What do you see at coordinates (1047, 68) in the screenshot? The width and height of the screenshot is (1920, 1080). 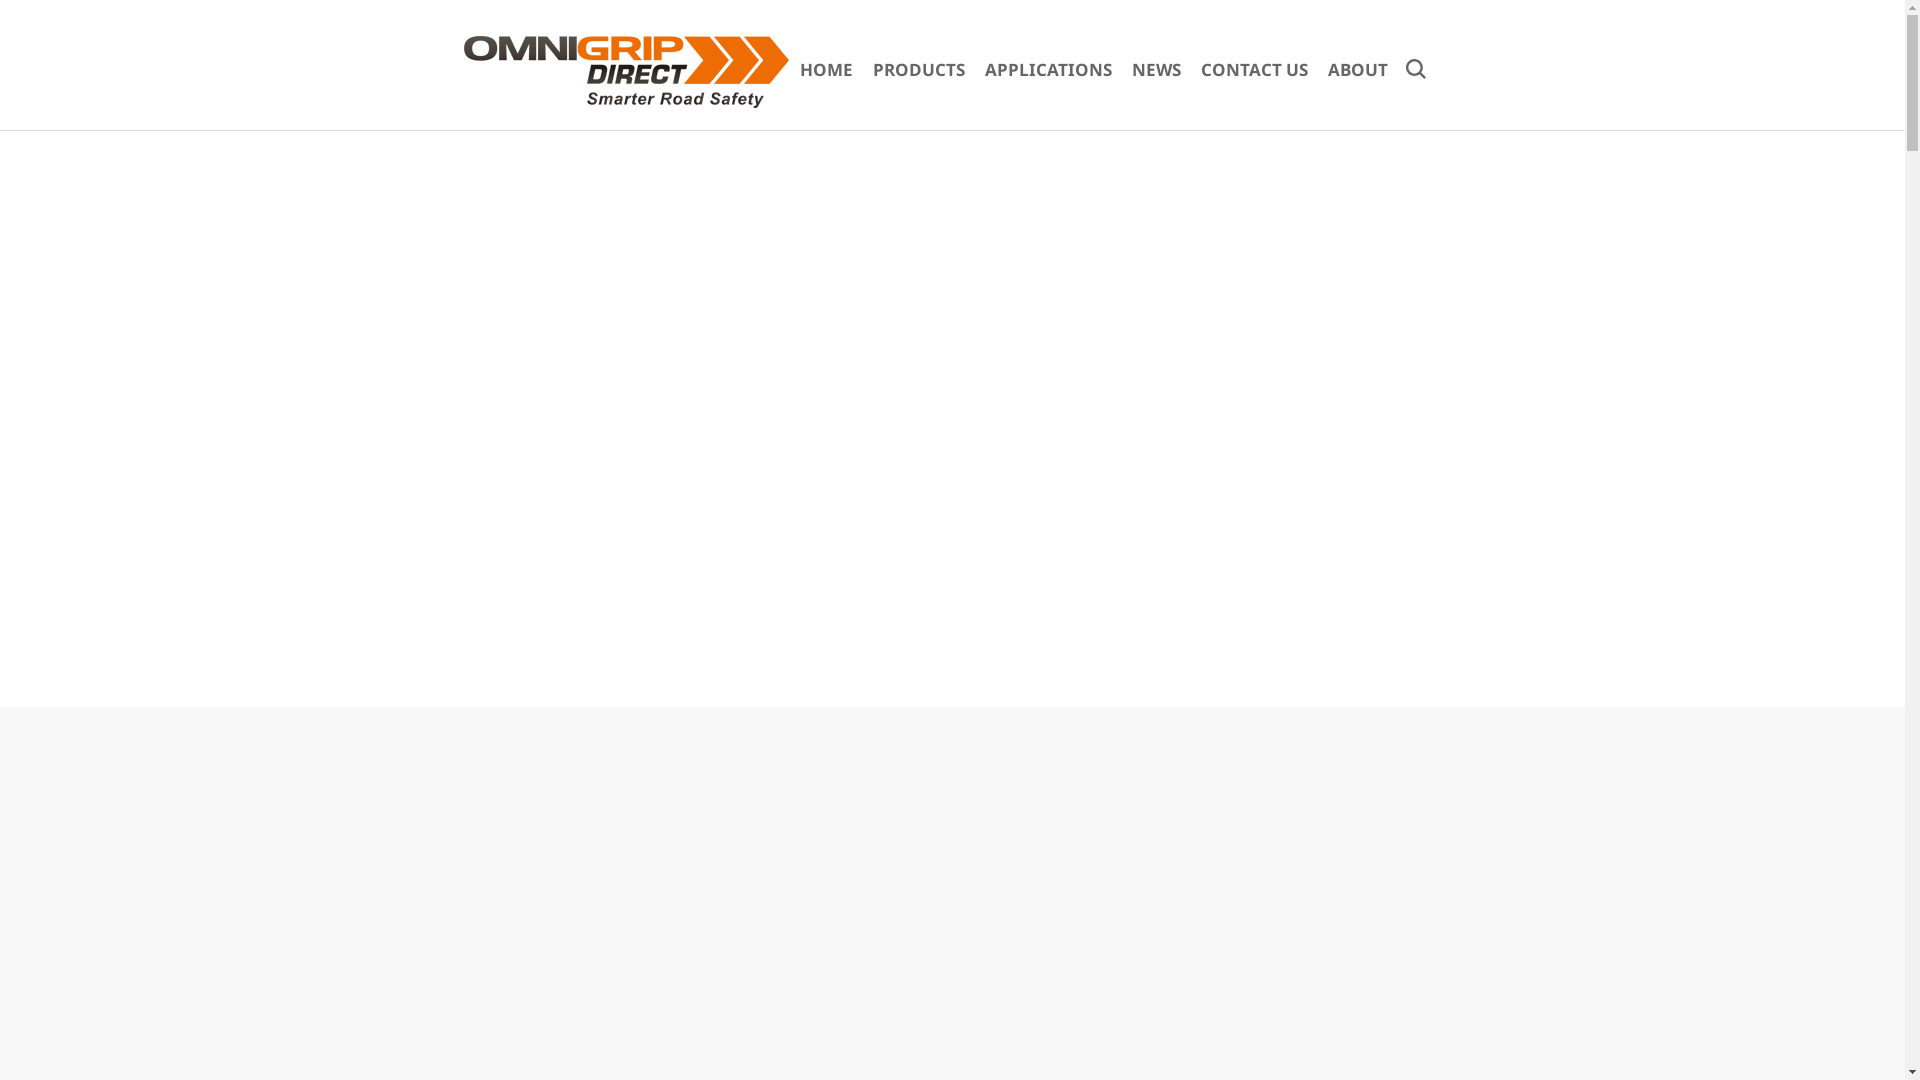 I see `'APPLICATIONS'` at bounding box center [1047, 68].